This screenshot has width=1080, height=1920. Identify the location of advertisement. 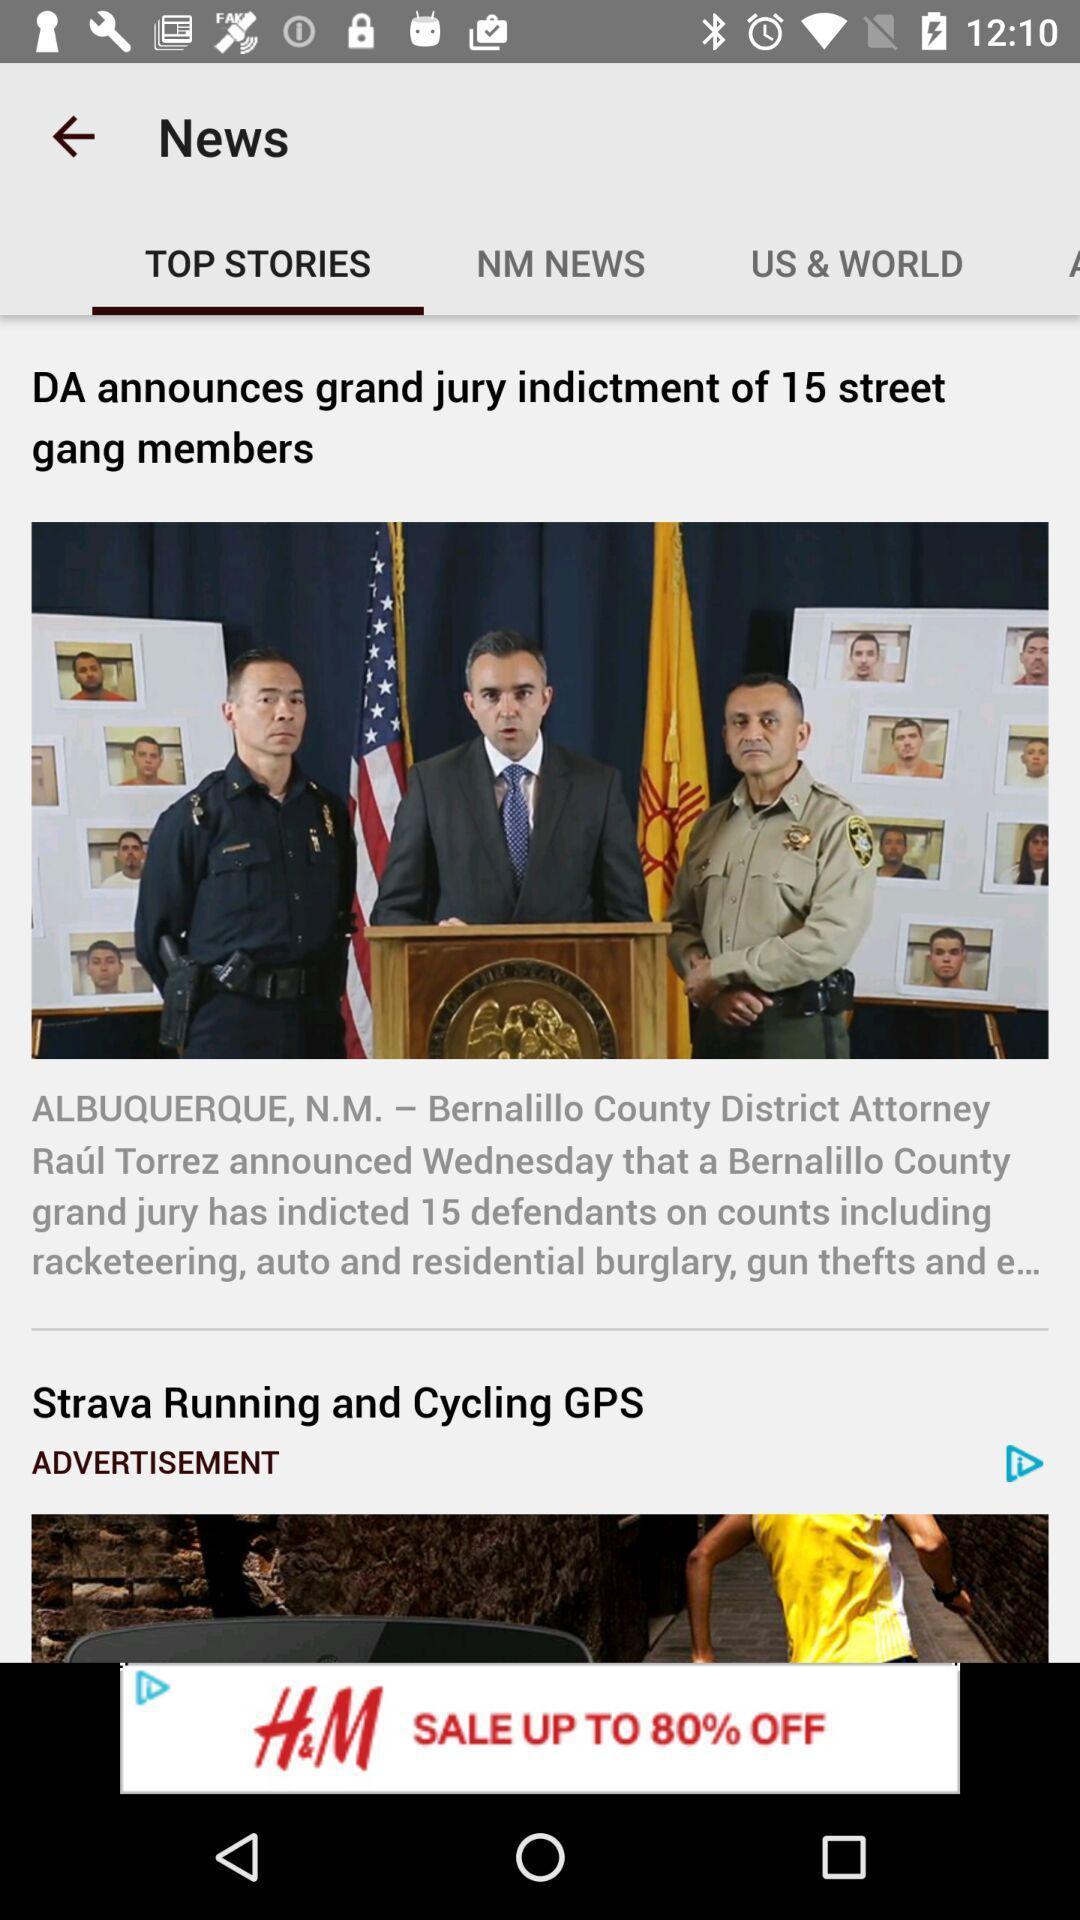
(540, 1727).